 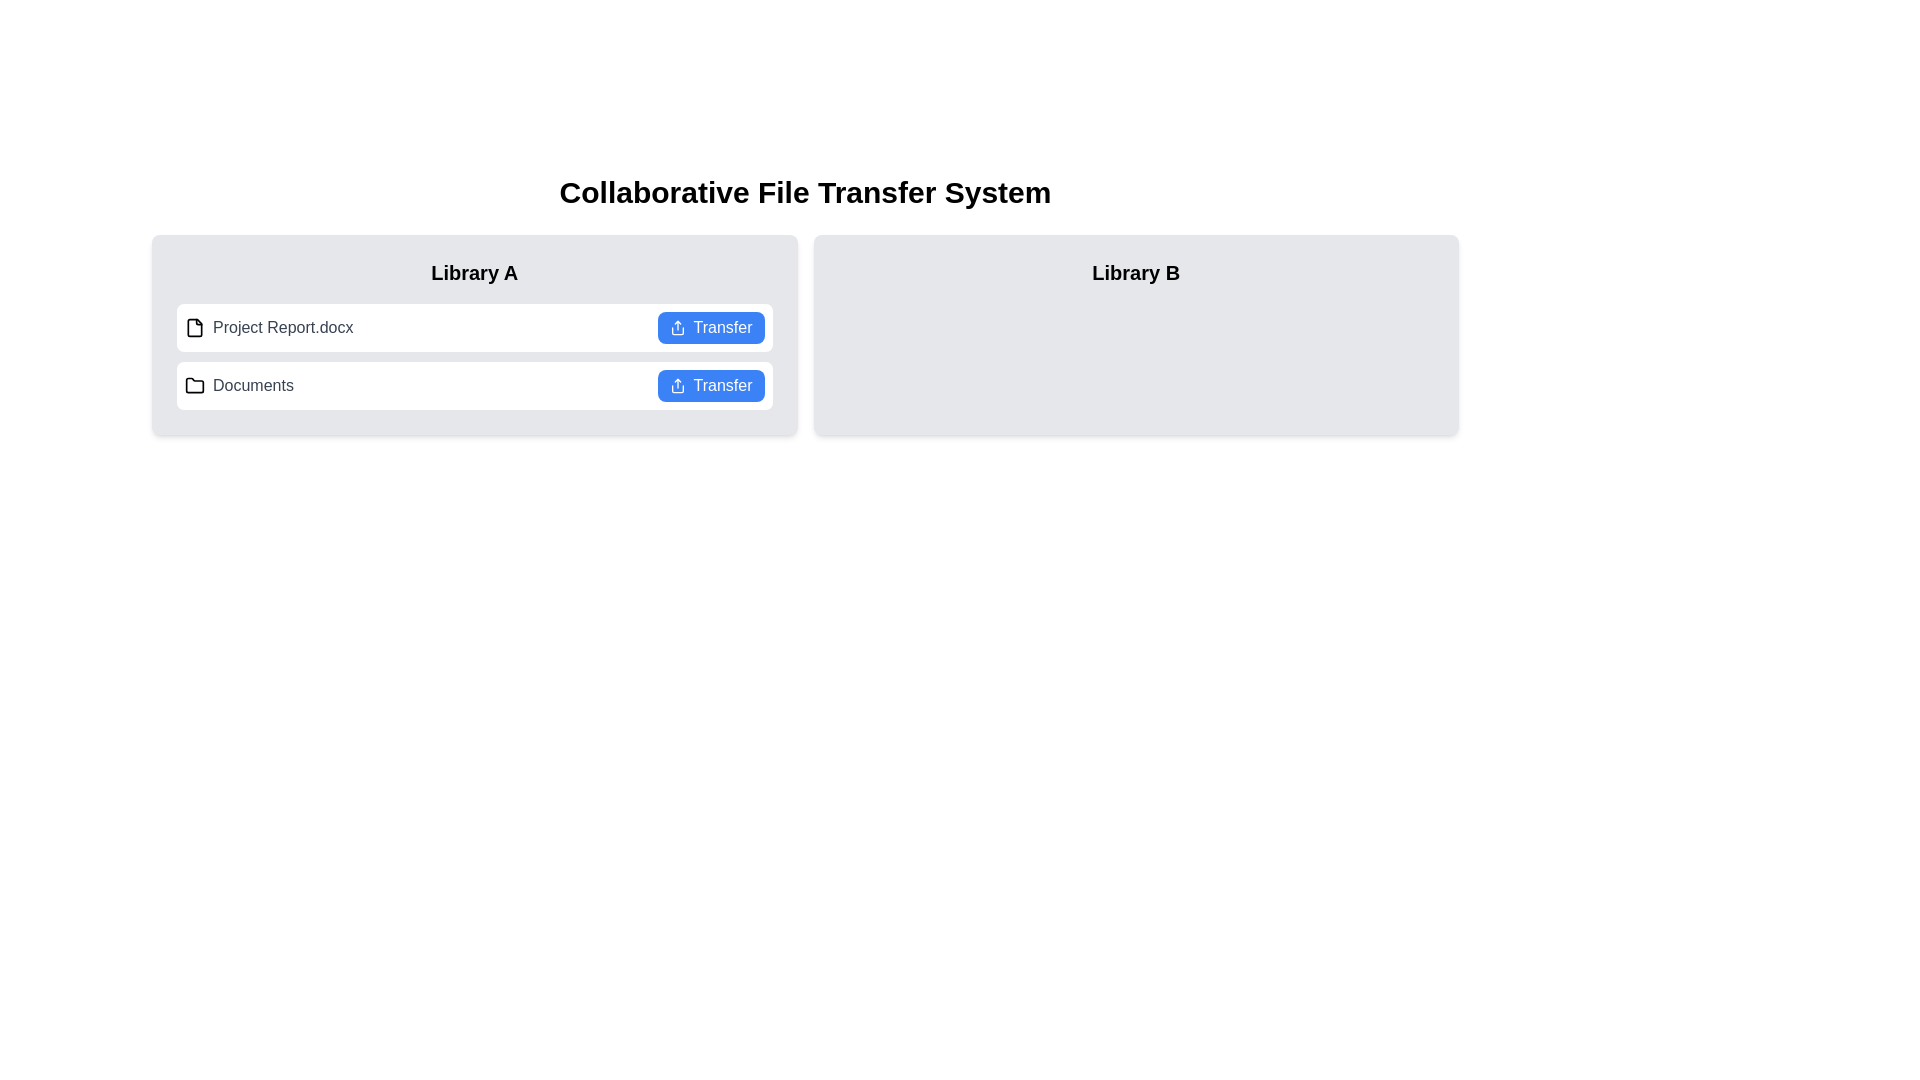 I want to click on the File item labeled 'Project Report.docx', so click(x=268, y=326).